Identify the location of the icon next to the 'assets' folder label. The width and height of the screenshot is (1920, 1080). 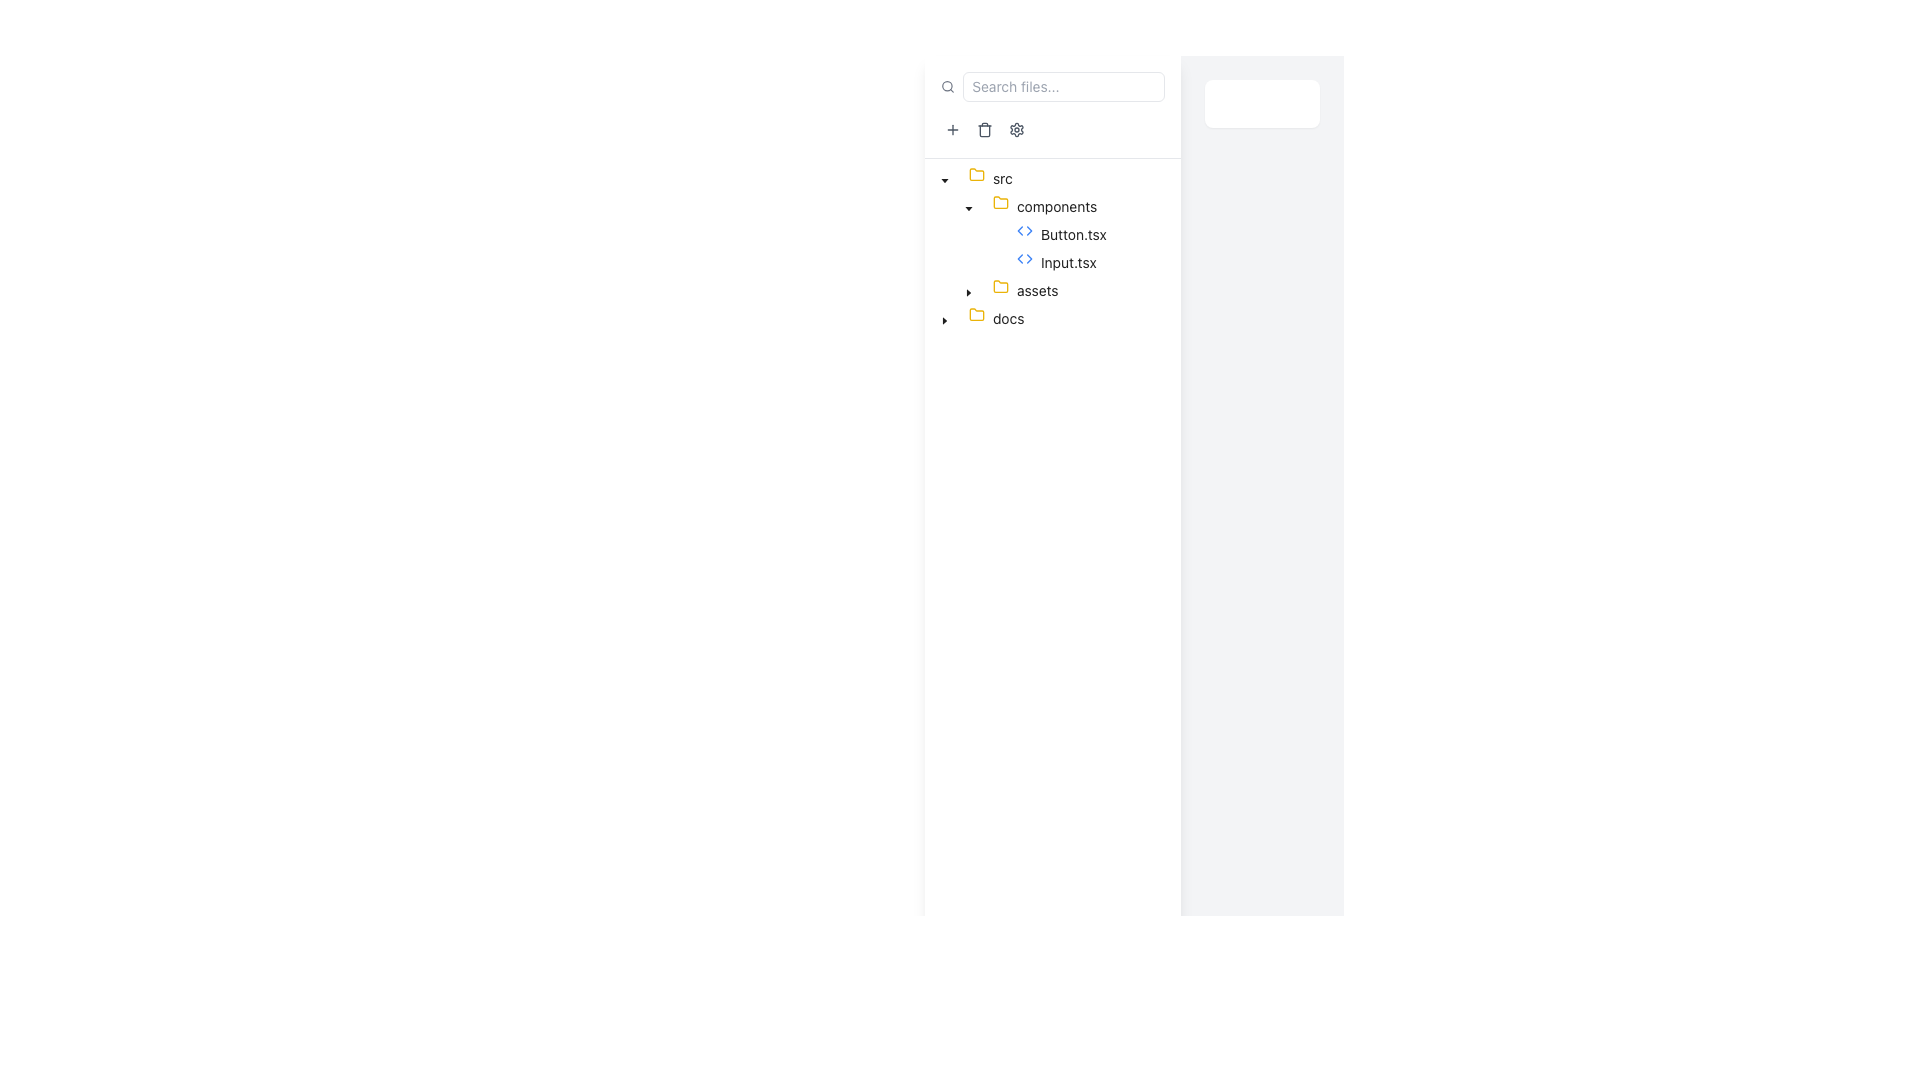
(969, 293).